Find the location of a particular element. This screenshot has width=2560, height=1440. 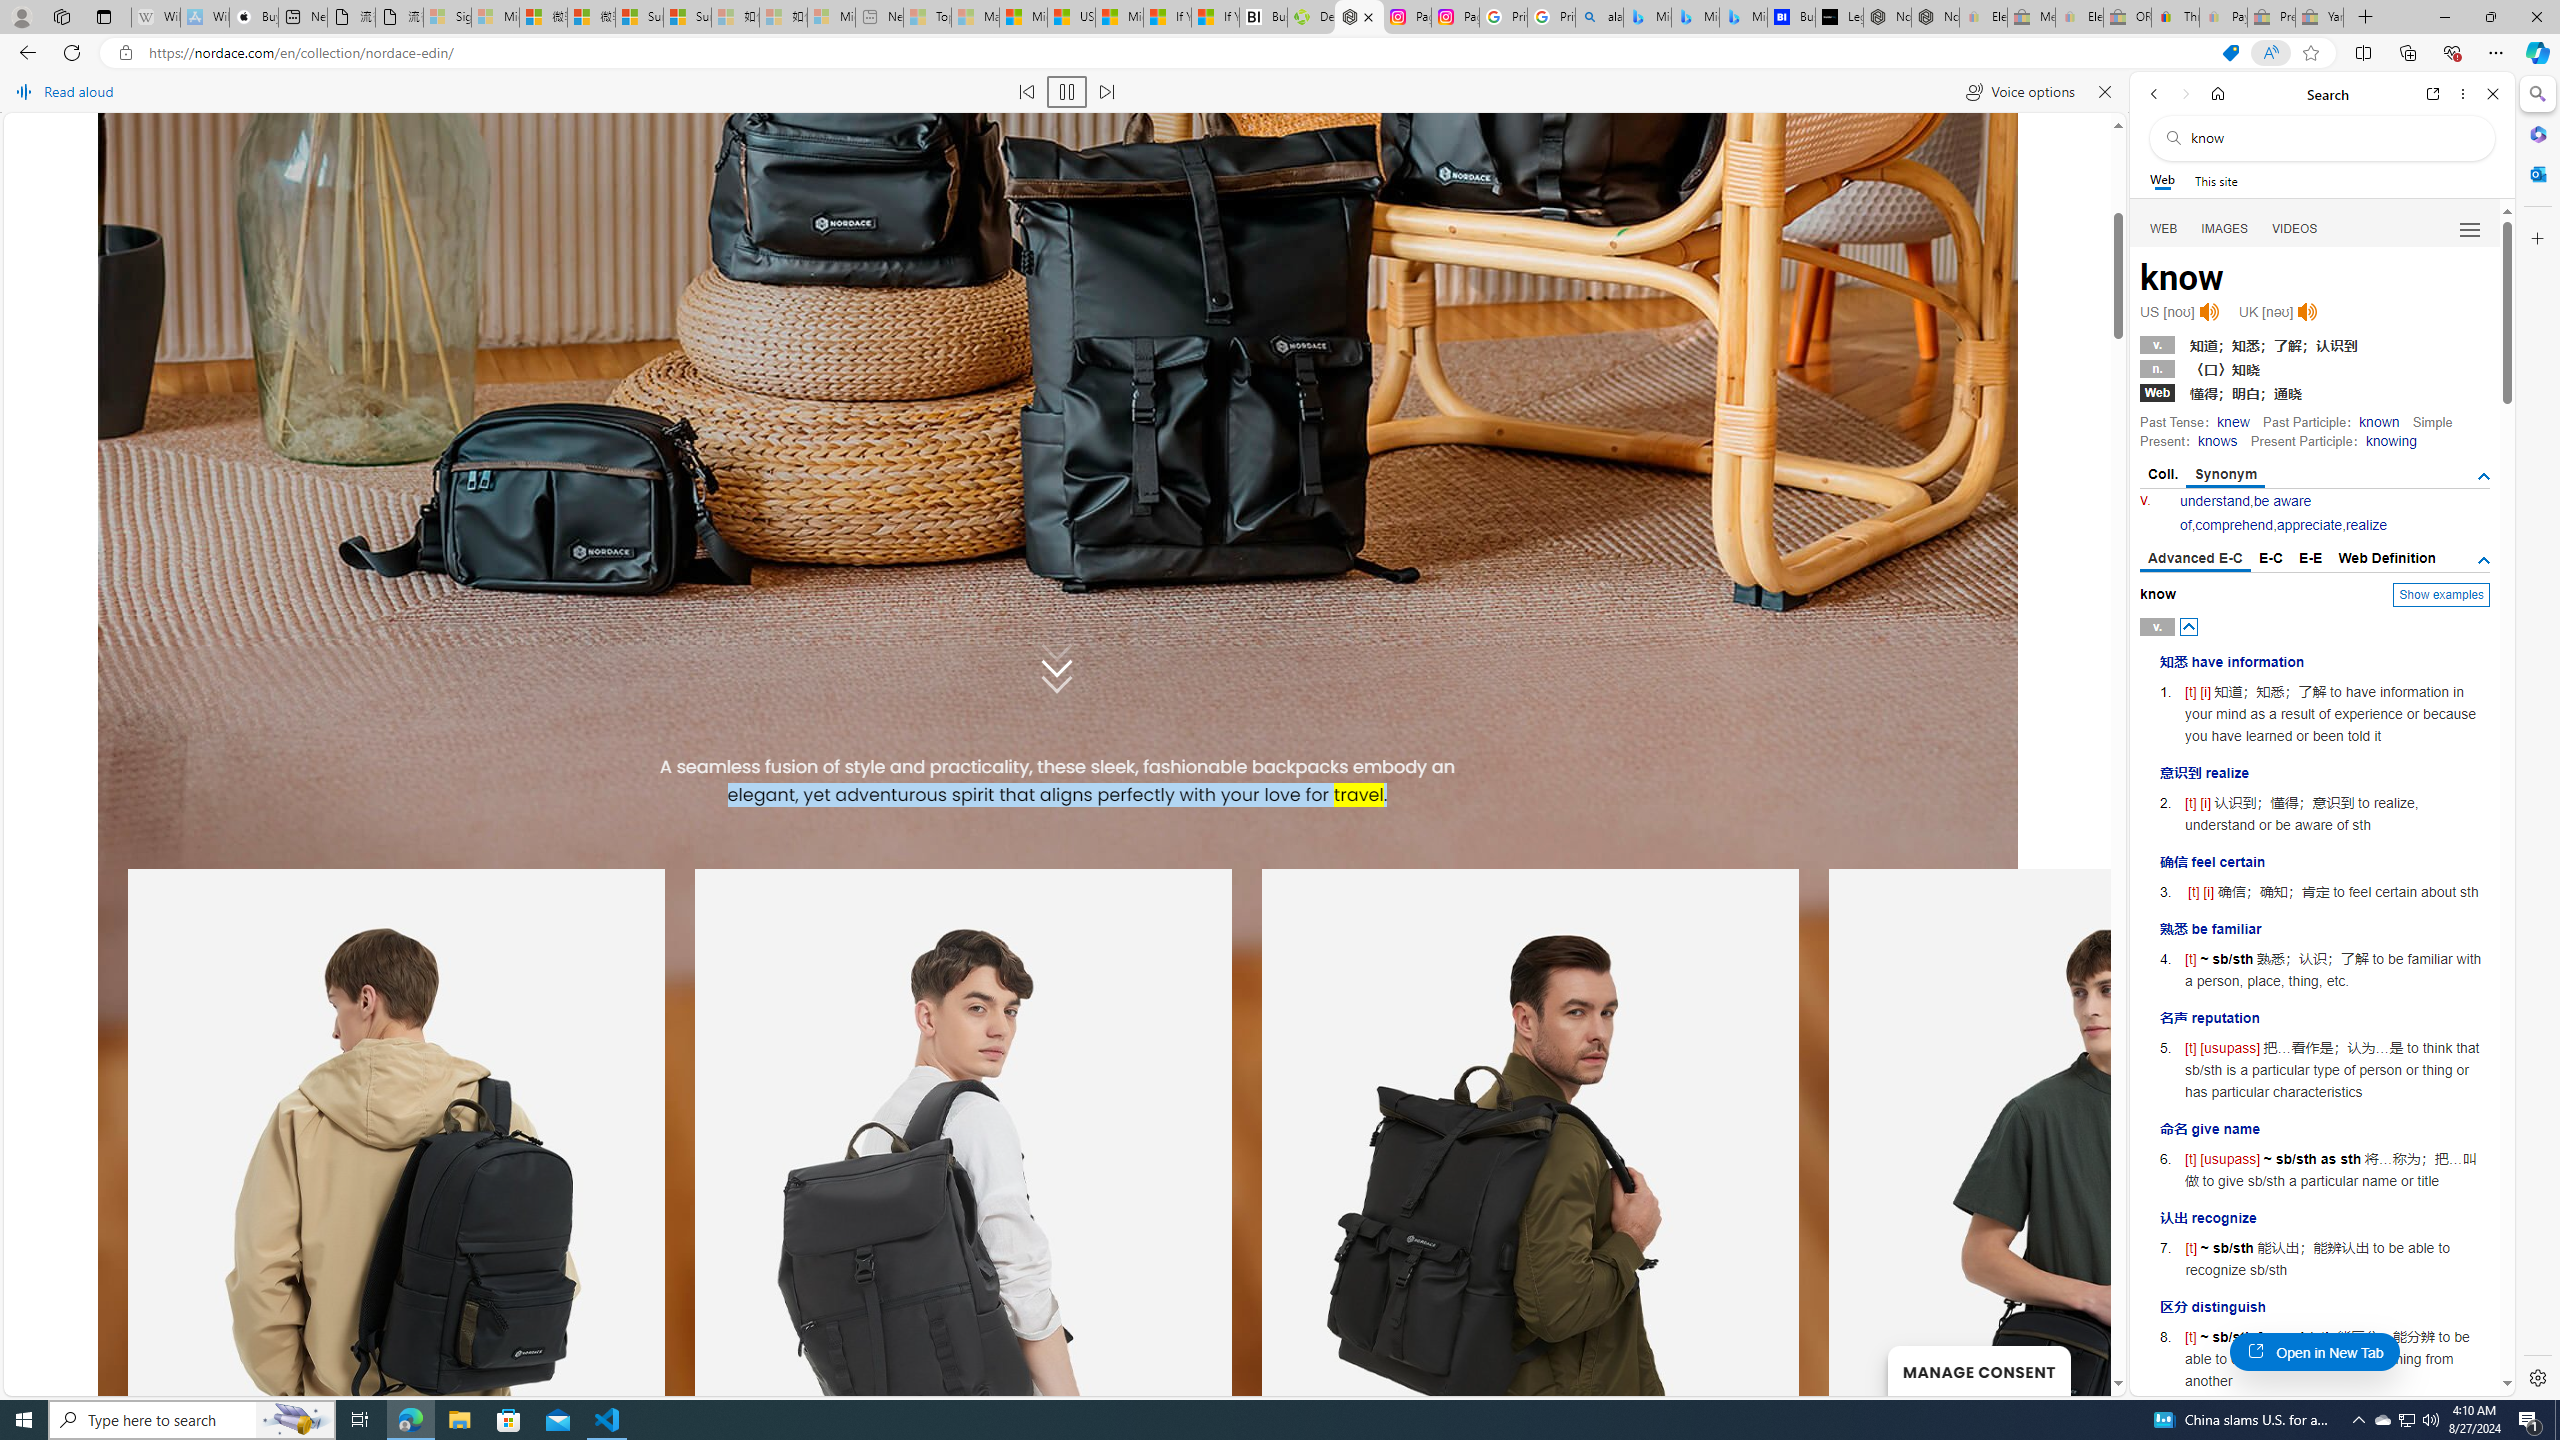

'Voice options' is located at coordinates (2021, 91).